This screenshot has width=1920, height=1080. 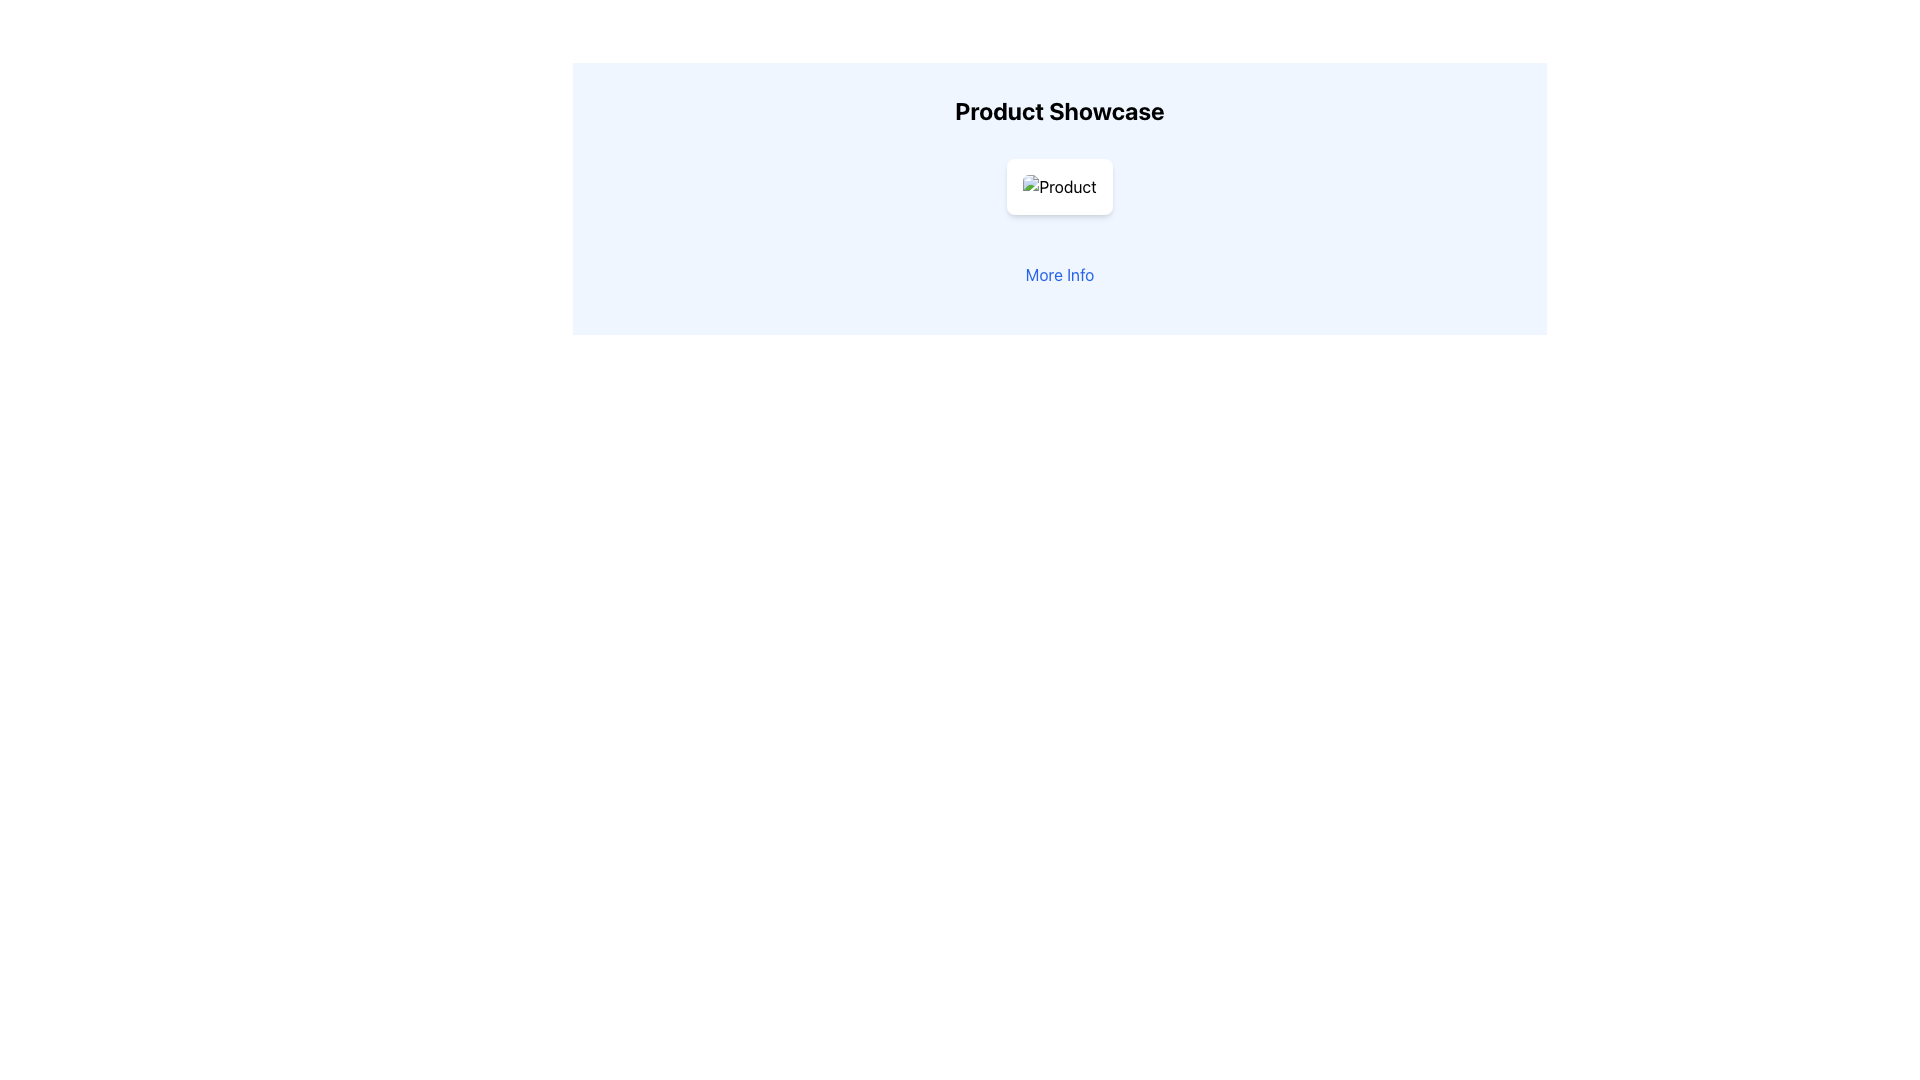 I want to click on text displayed in the 'Product Showcase' header, which is a large, bold text element located at the top center of the section with a light blue background, so click(x=1059, y=111).